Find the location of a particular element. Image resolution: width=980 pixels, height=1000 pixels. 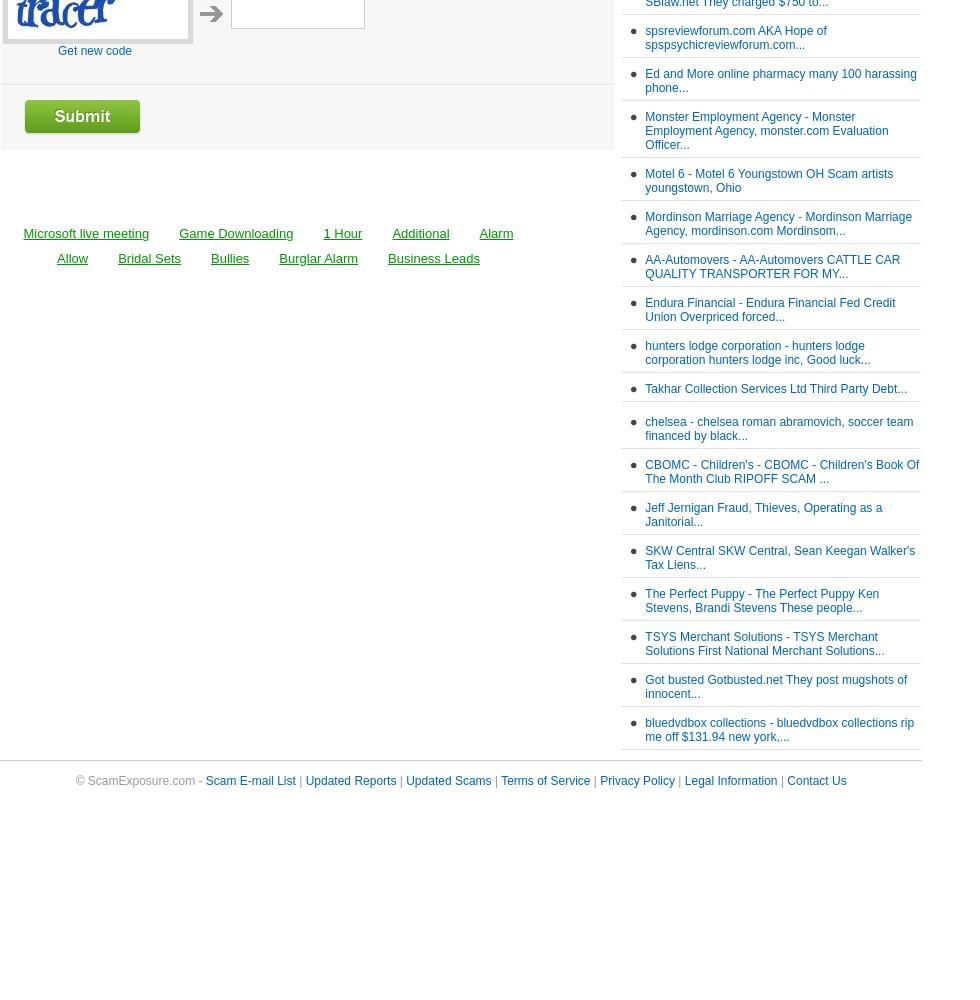

'Monster Employment Agency -  Monster Employment Agency, monster.com Evaluation Officer...' is located at coordinates (766, 131).